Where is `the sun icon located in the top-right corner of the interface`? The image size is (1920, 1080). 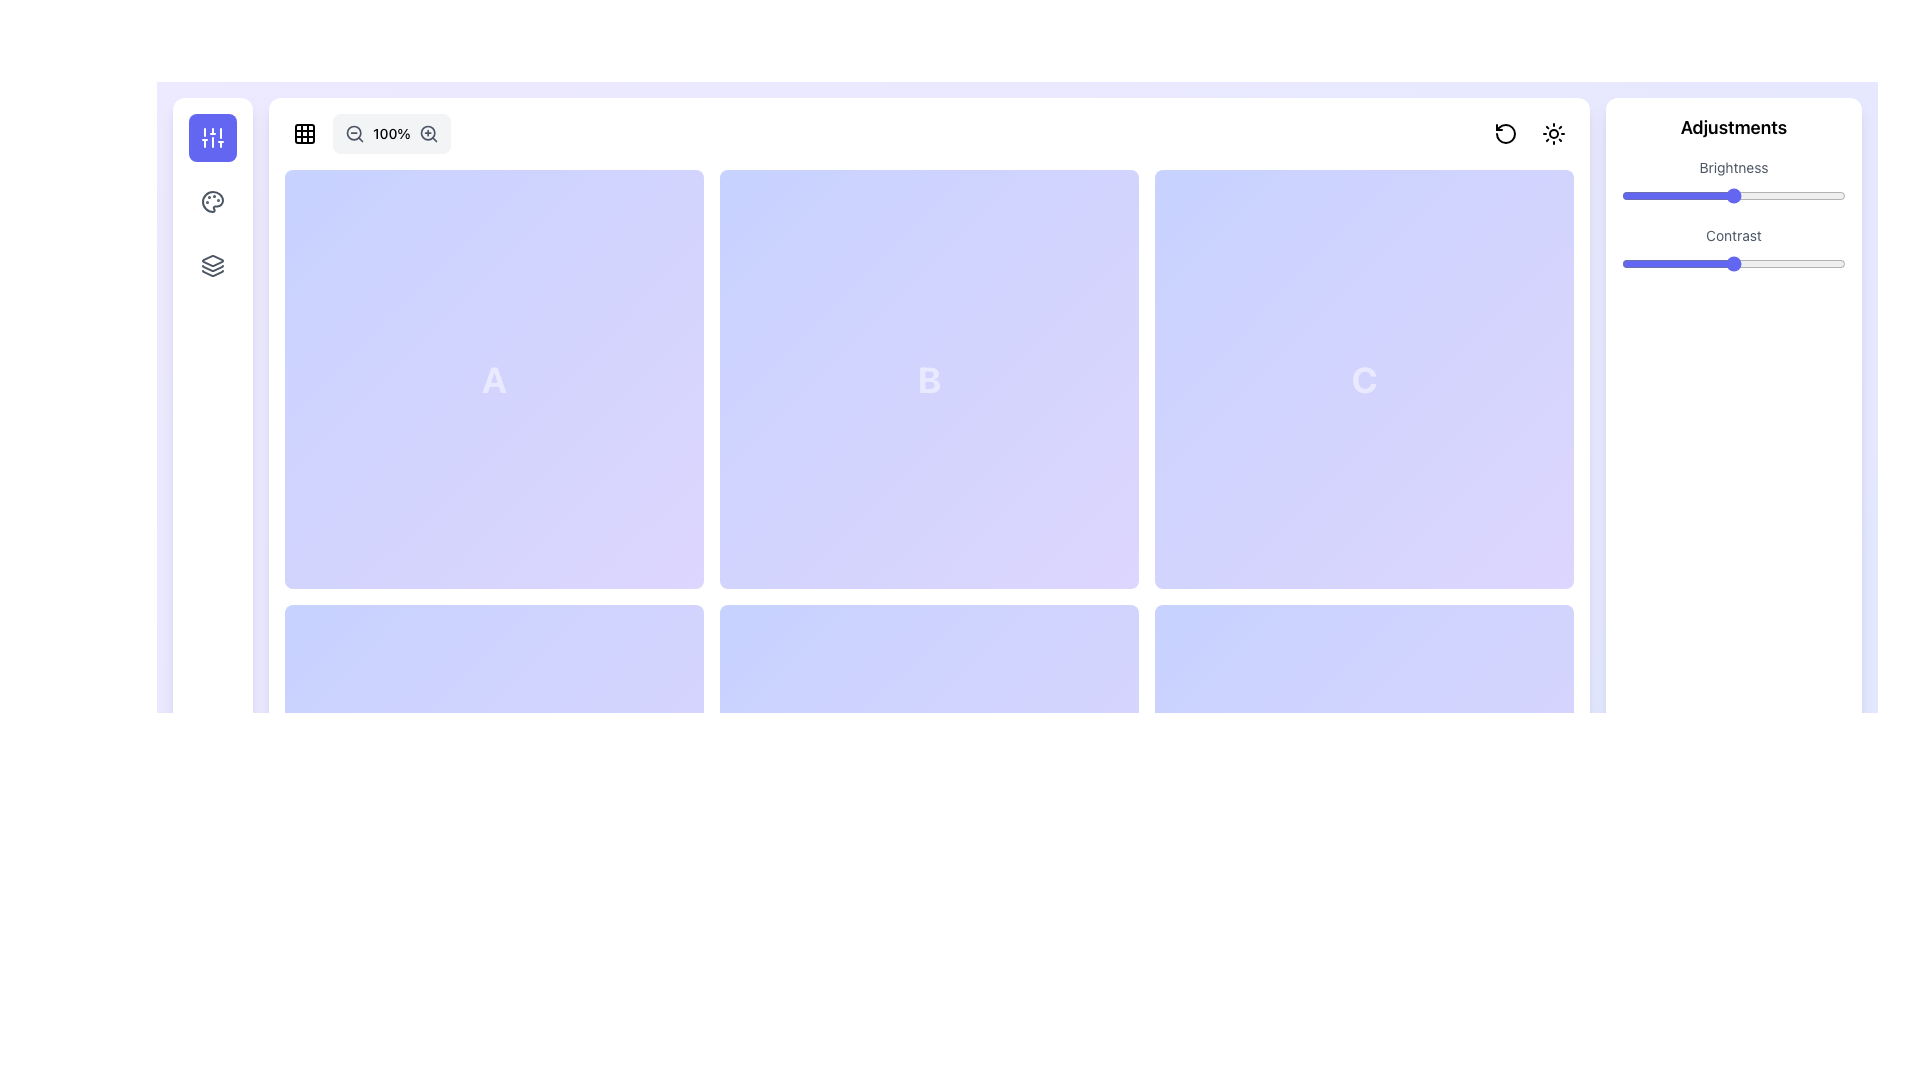 the sun icon located in the top-right corner of the interface is located at coordinates (1553, 134).